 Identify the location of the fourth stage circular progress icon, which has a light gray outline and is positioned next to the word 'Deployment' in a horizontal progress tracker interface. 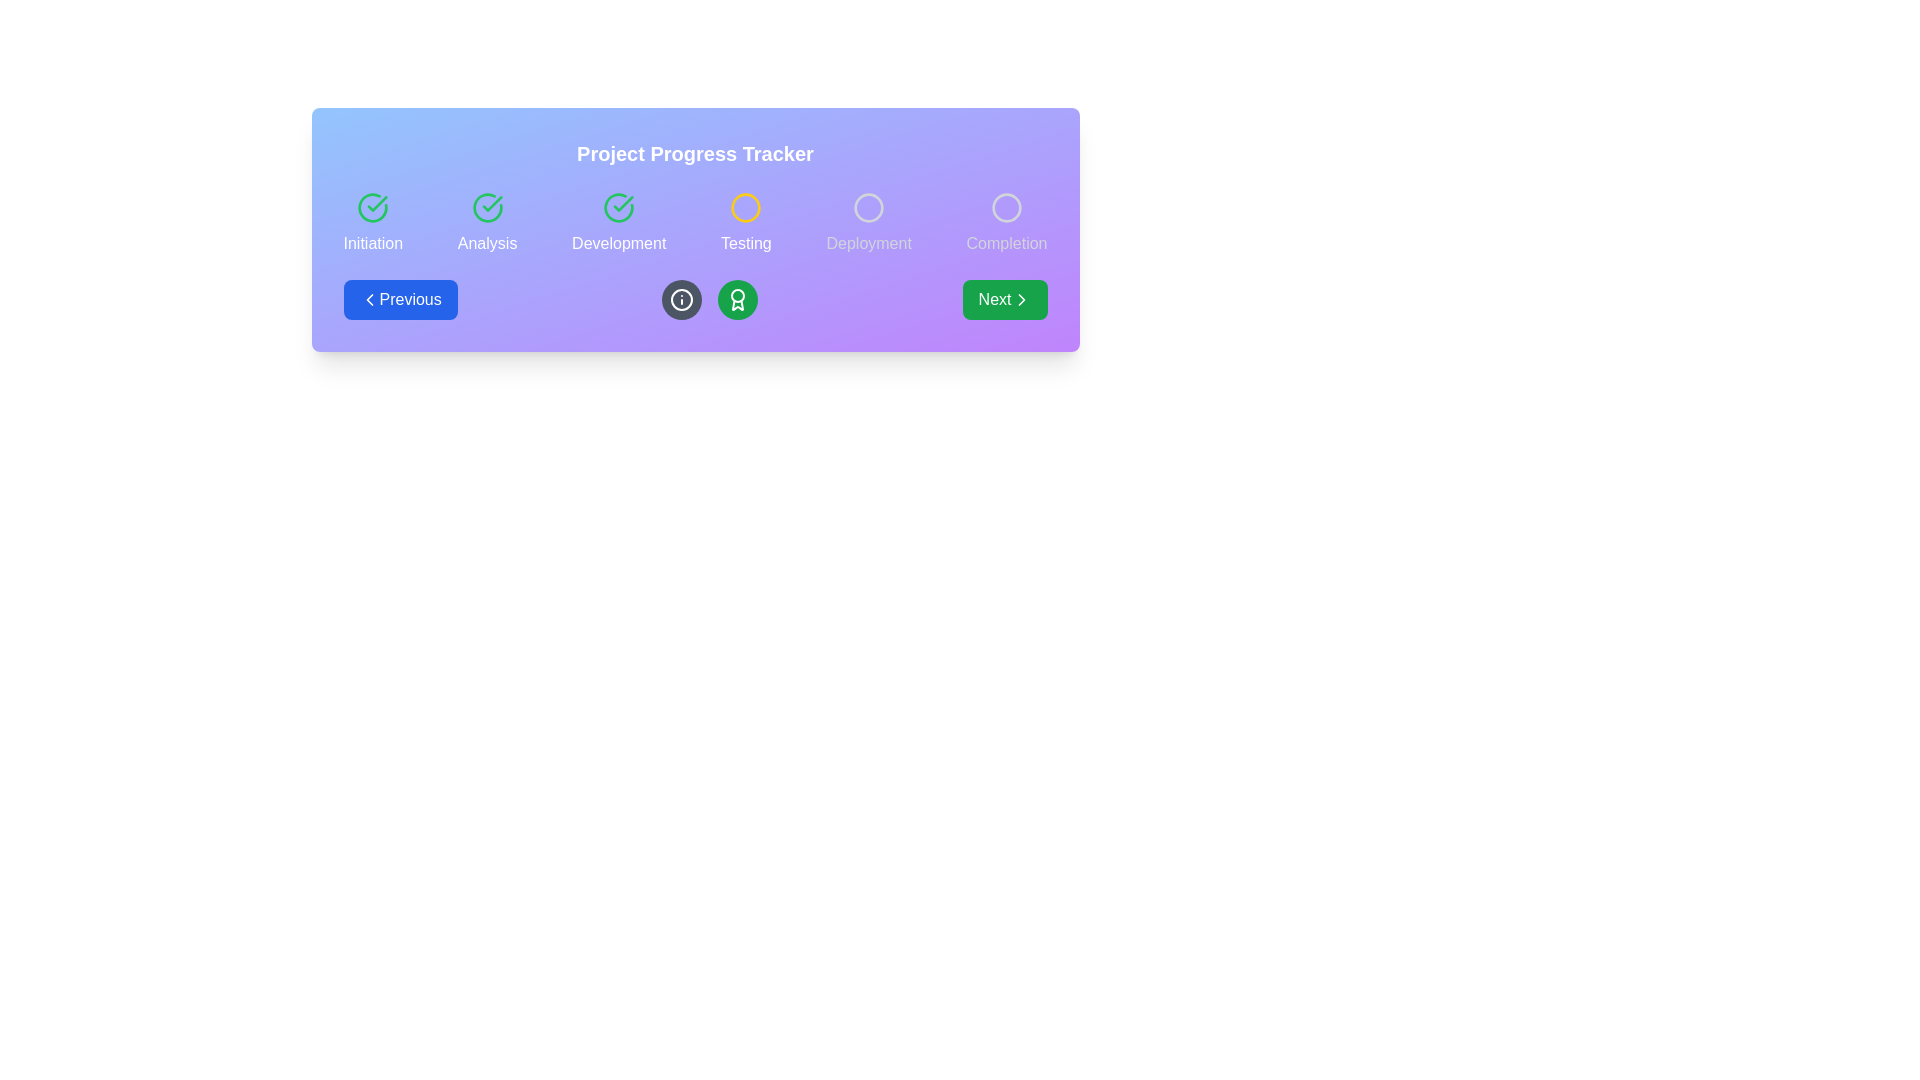
(869, 208).